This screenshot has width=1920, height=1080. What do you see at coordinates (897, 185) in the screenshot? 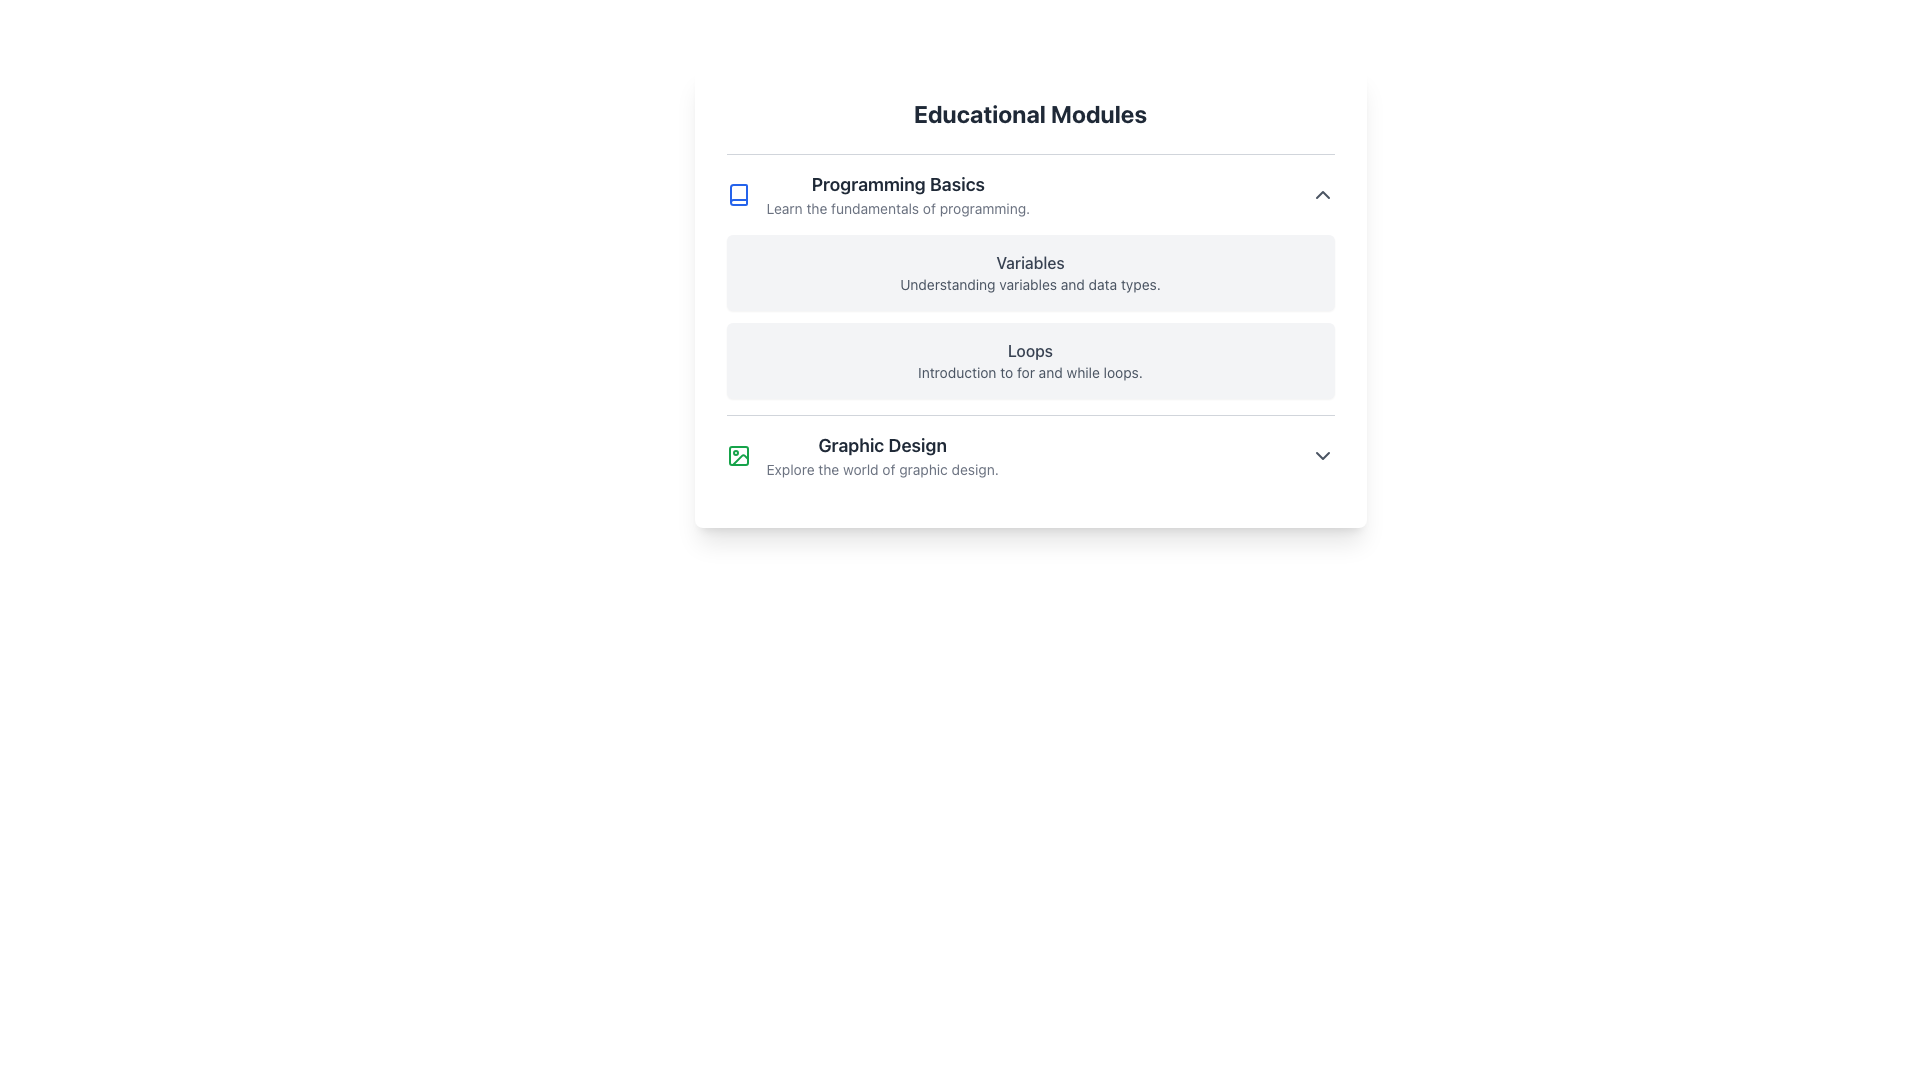
I see `Heading element that serves as the title of the educational module indicating a topic of study in programming basics, located in the 'Educational Modules' section` at bounding box center [897, 185].